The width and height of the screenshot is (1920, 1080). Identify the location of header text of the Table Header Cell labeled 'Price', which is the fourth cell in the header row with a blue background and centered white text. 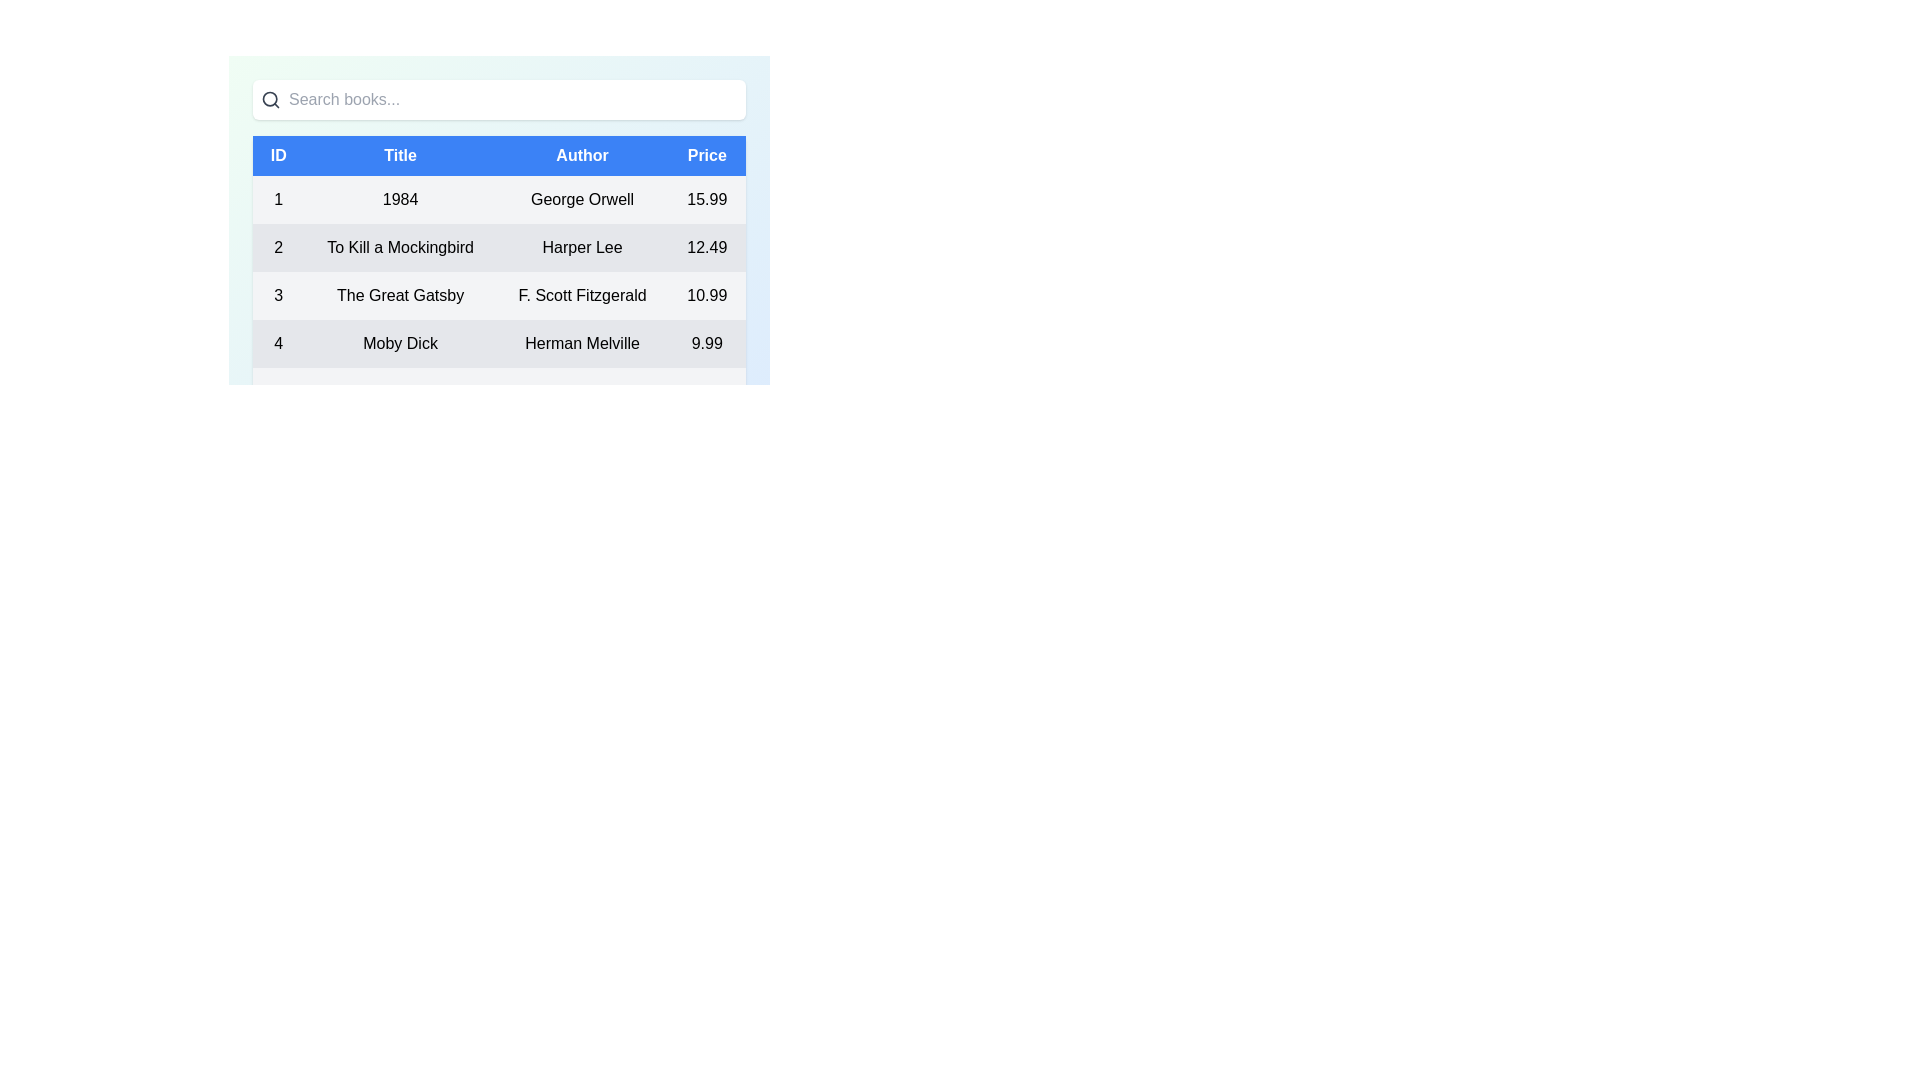
(707, 154).